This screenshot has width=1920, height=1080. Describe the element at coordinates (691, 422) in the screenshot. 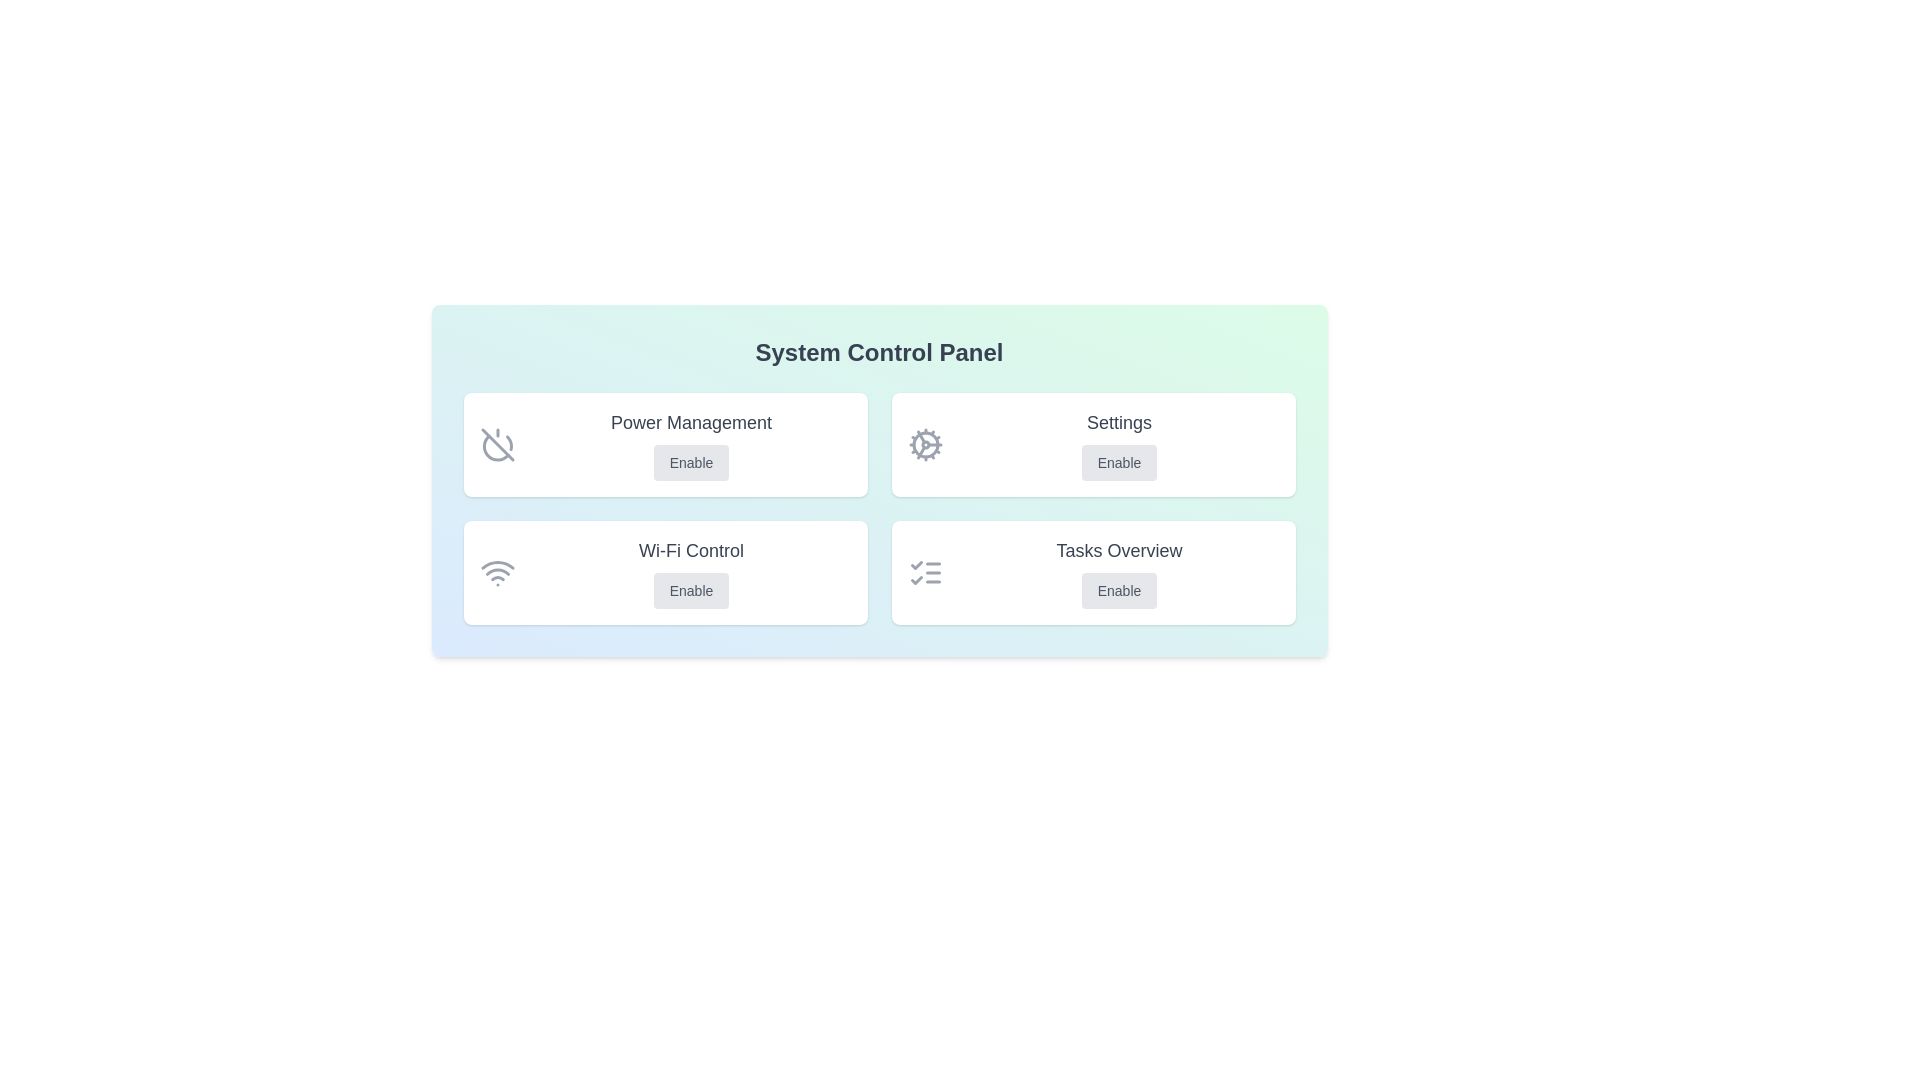

I see `the 'Power Management' text label, which is a bold title indicating power management settings, located above the 'Enable' button and next to the associated icon` at that location.